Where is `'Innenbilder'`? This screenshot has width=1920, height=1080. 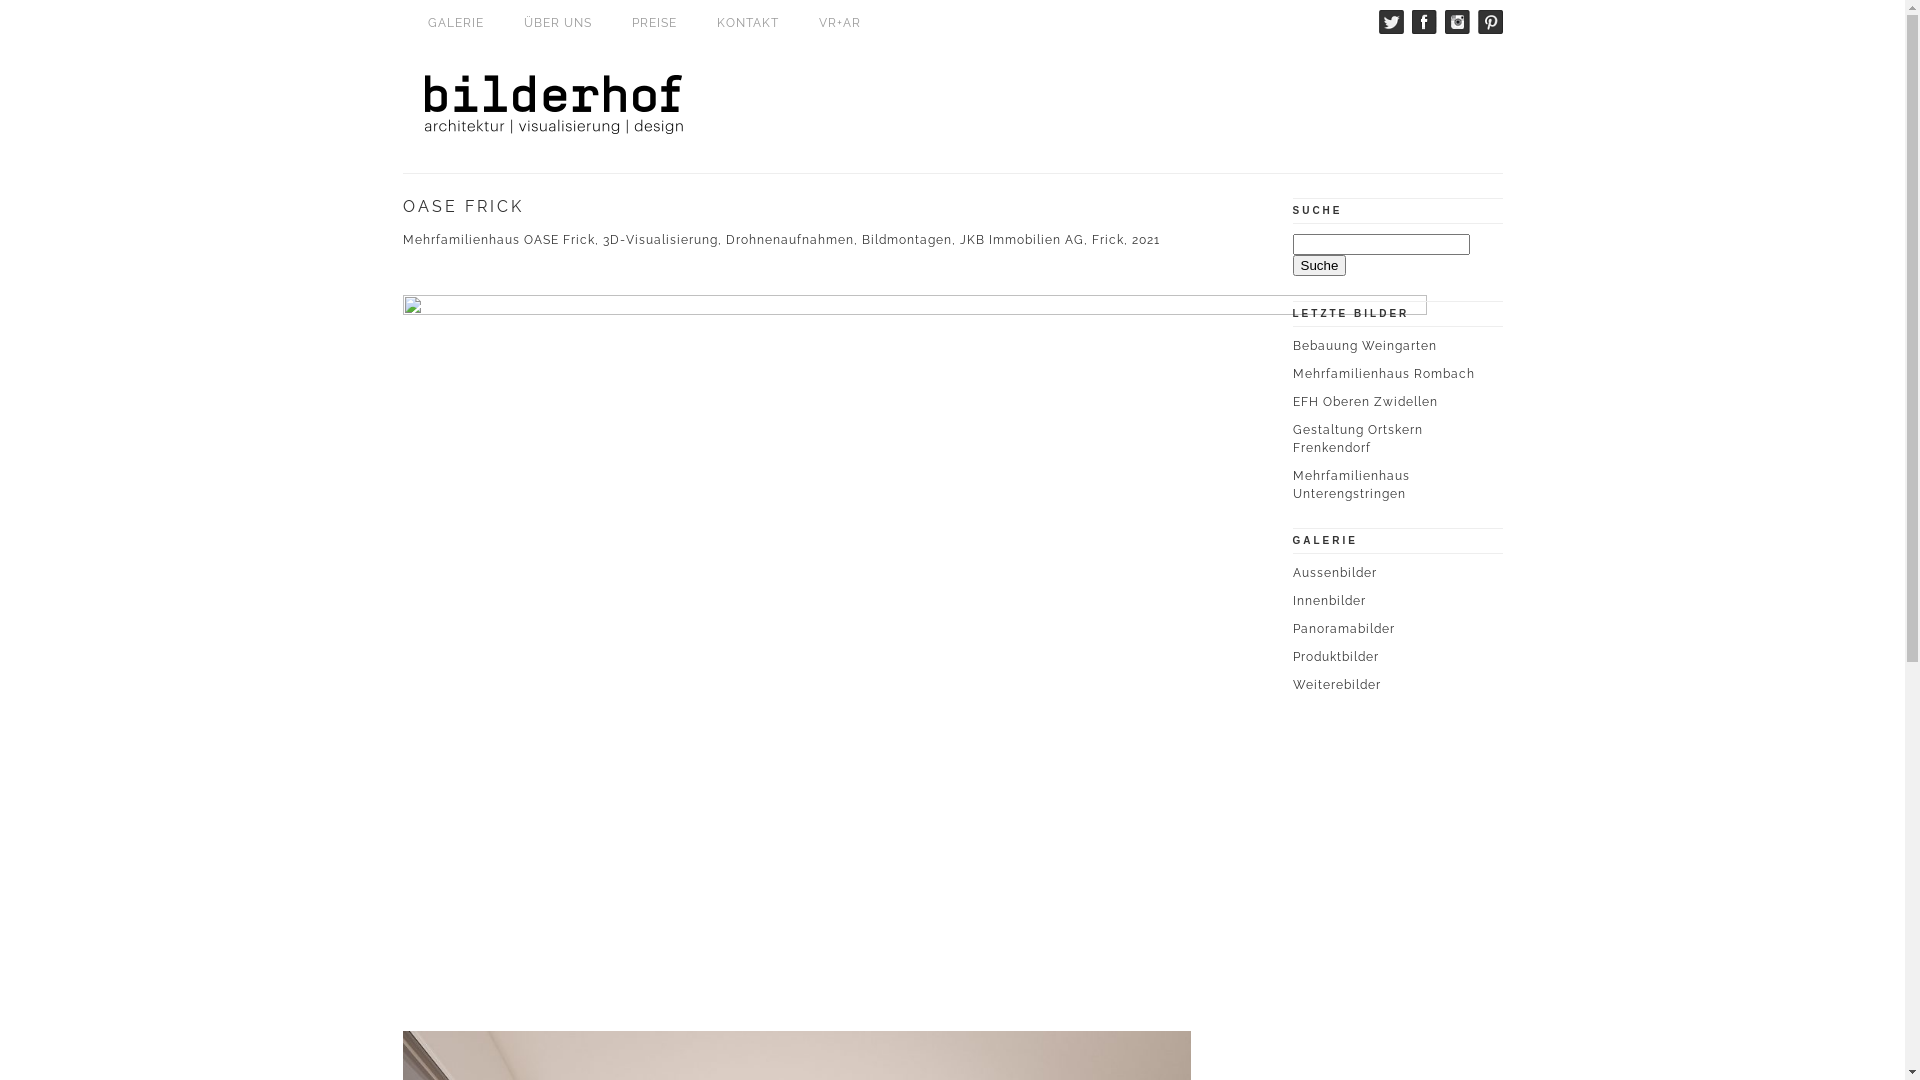 'Innenbilder' is located at coordinates (1328, 600).